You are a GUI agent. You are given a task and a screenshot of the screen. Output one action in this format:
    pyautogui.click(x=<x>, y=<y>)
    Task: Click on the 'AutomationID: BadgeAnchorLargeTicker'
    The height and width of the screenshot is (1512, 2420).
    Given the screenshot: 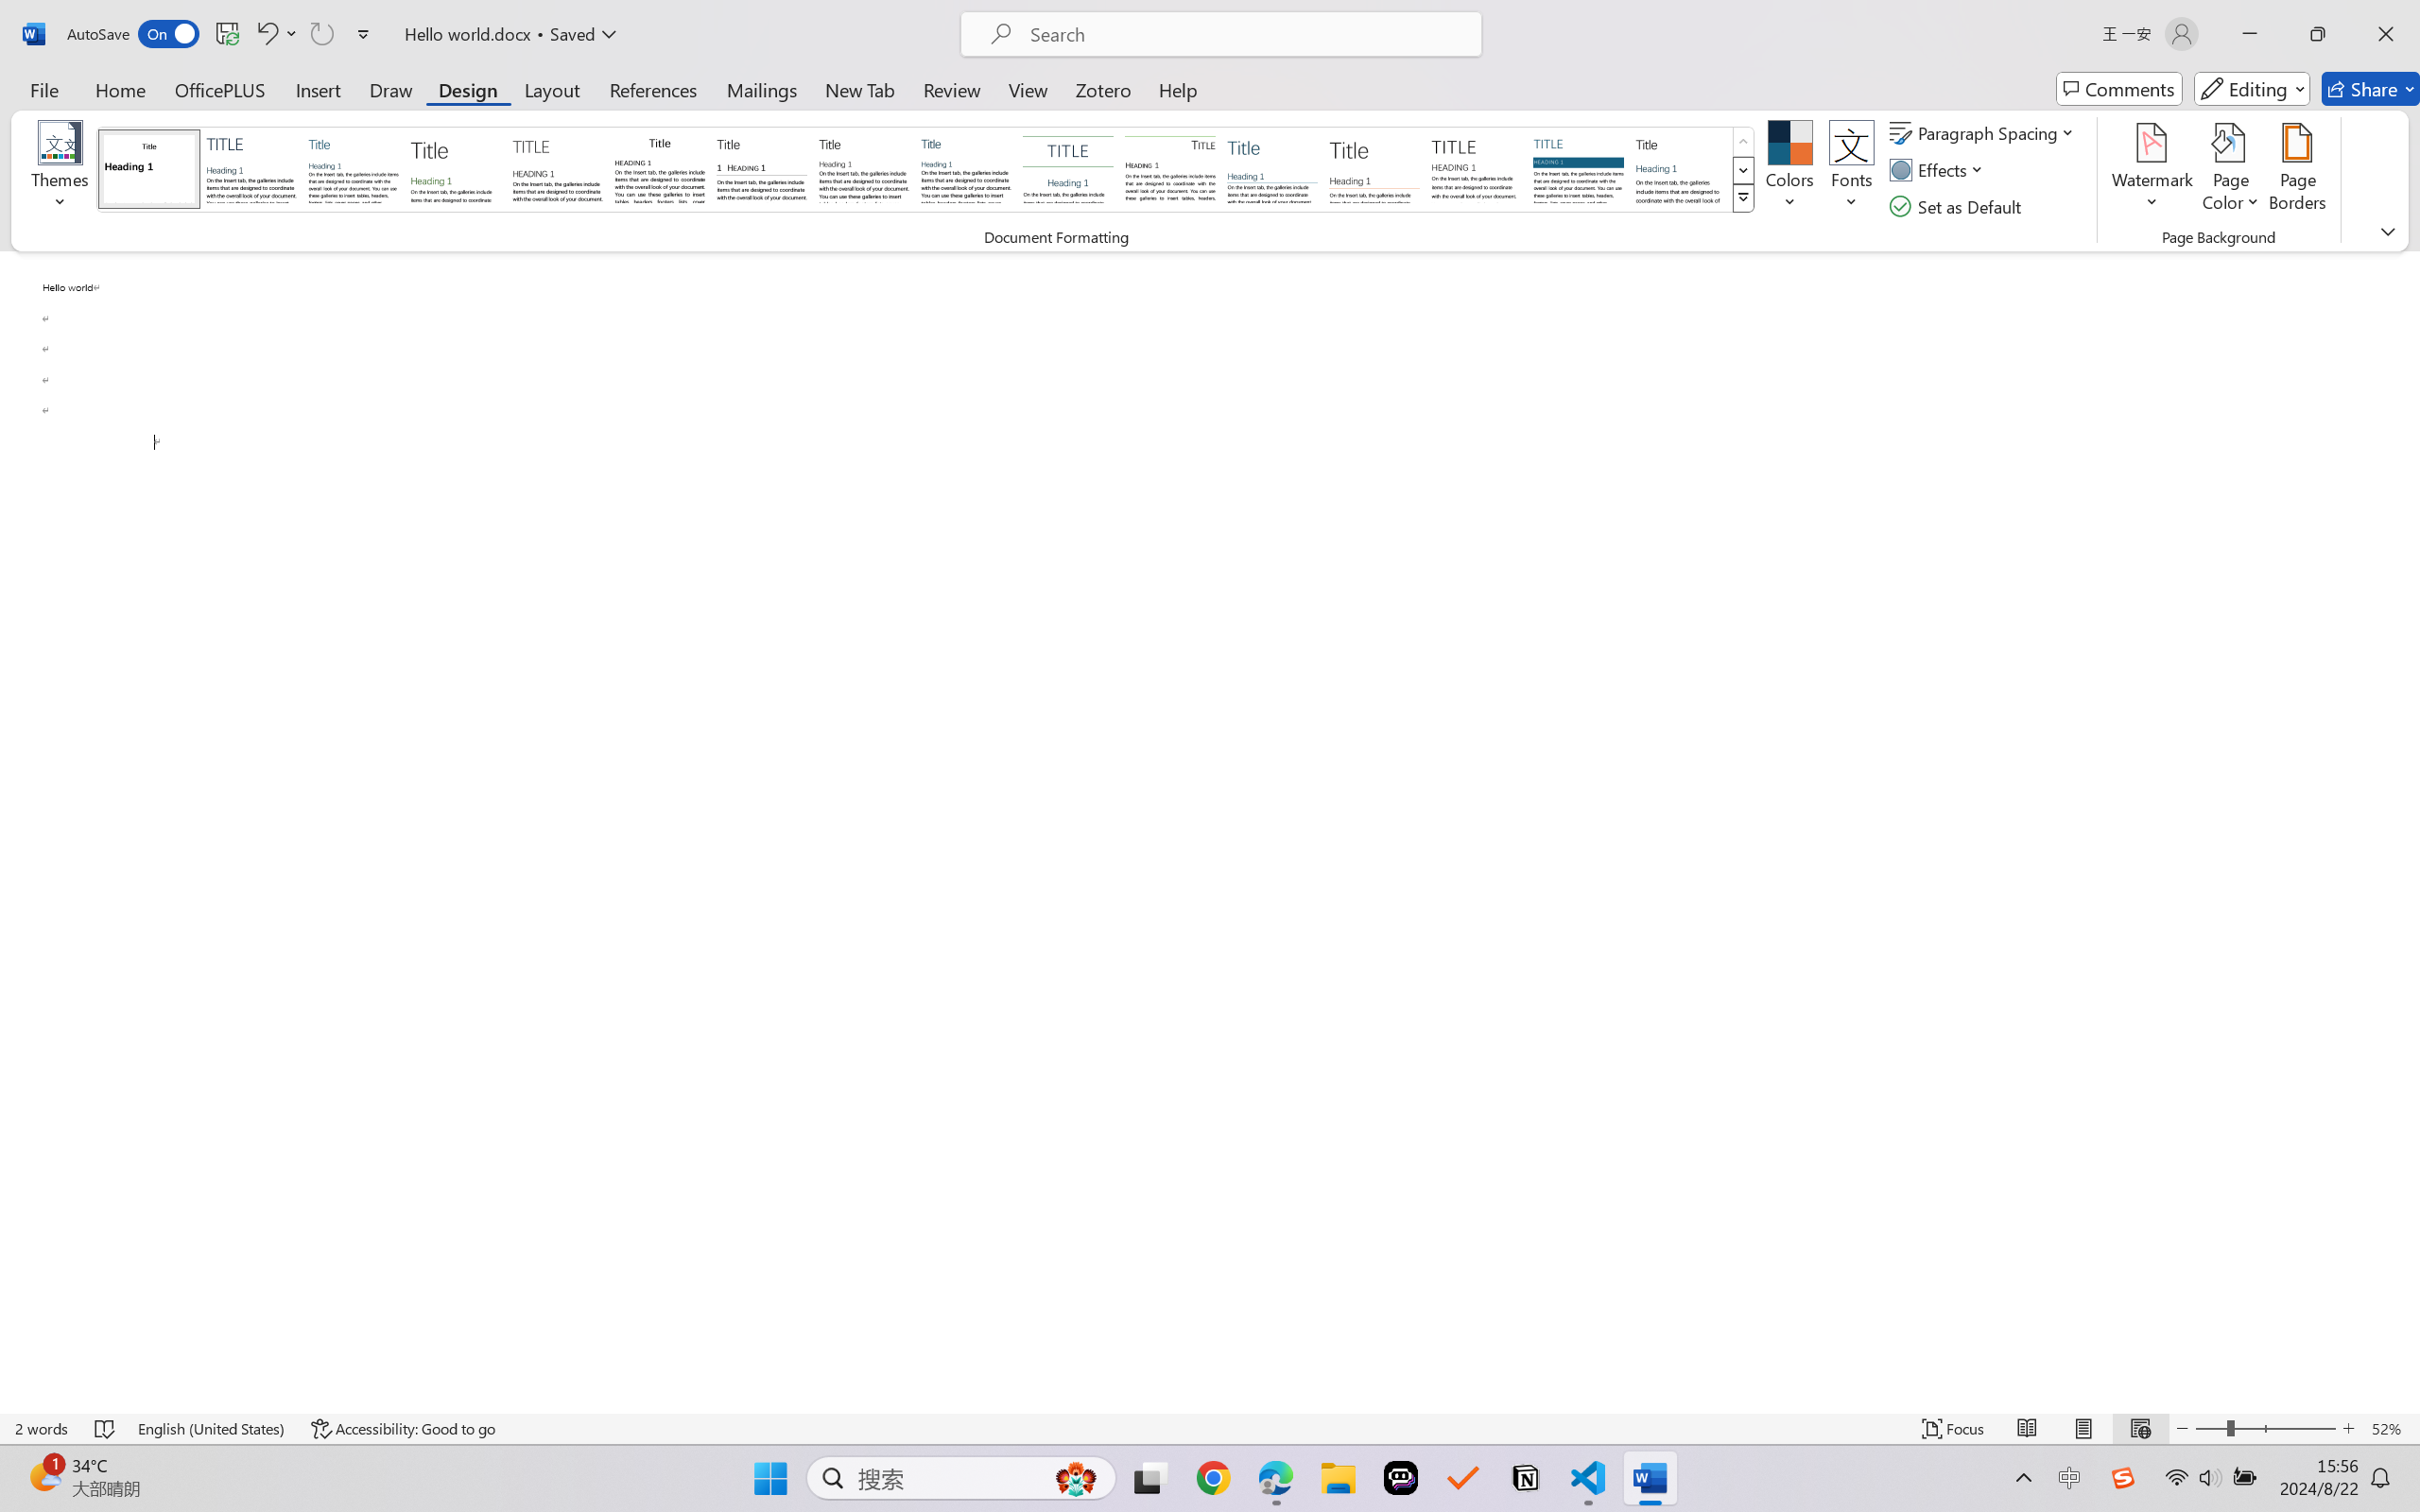 What is the action you would take?
    pyautogui.click(x=43, y=1476)
    